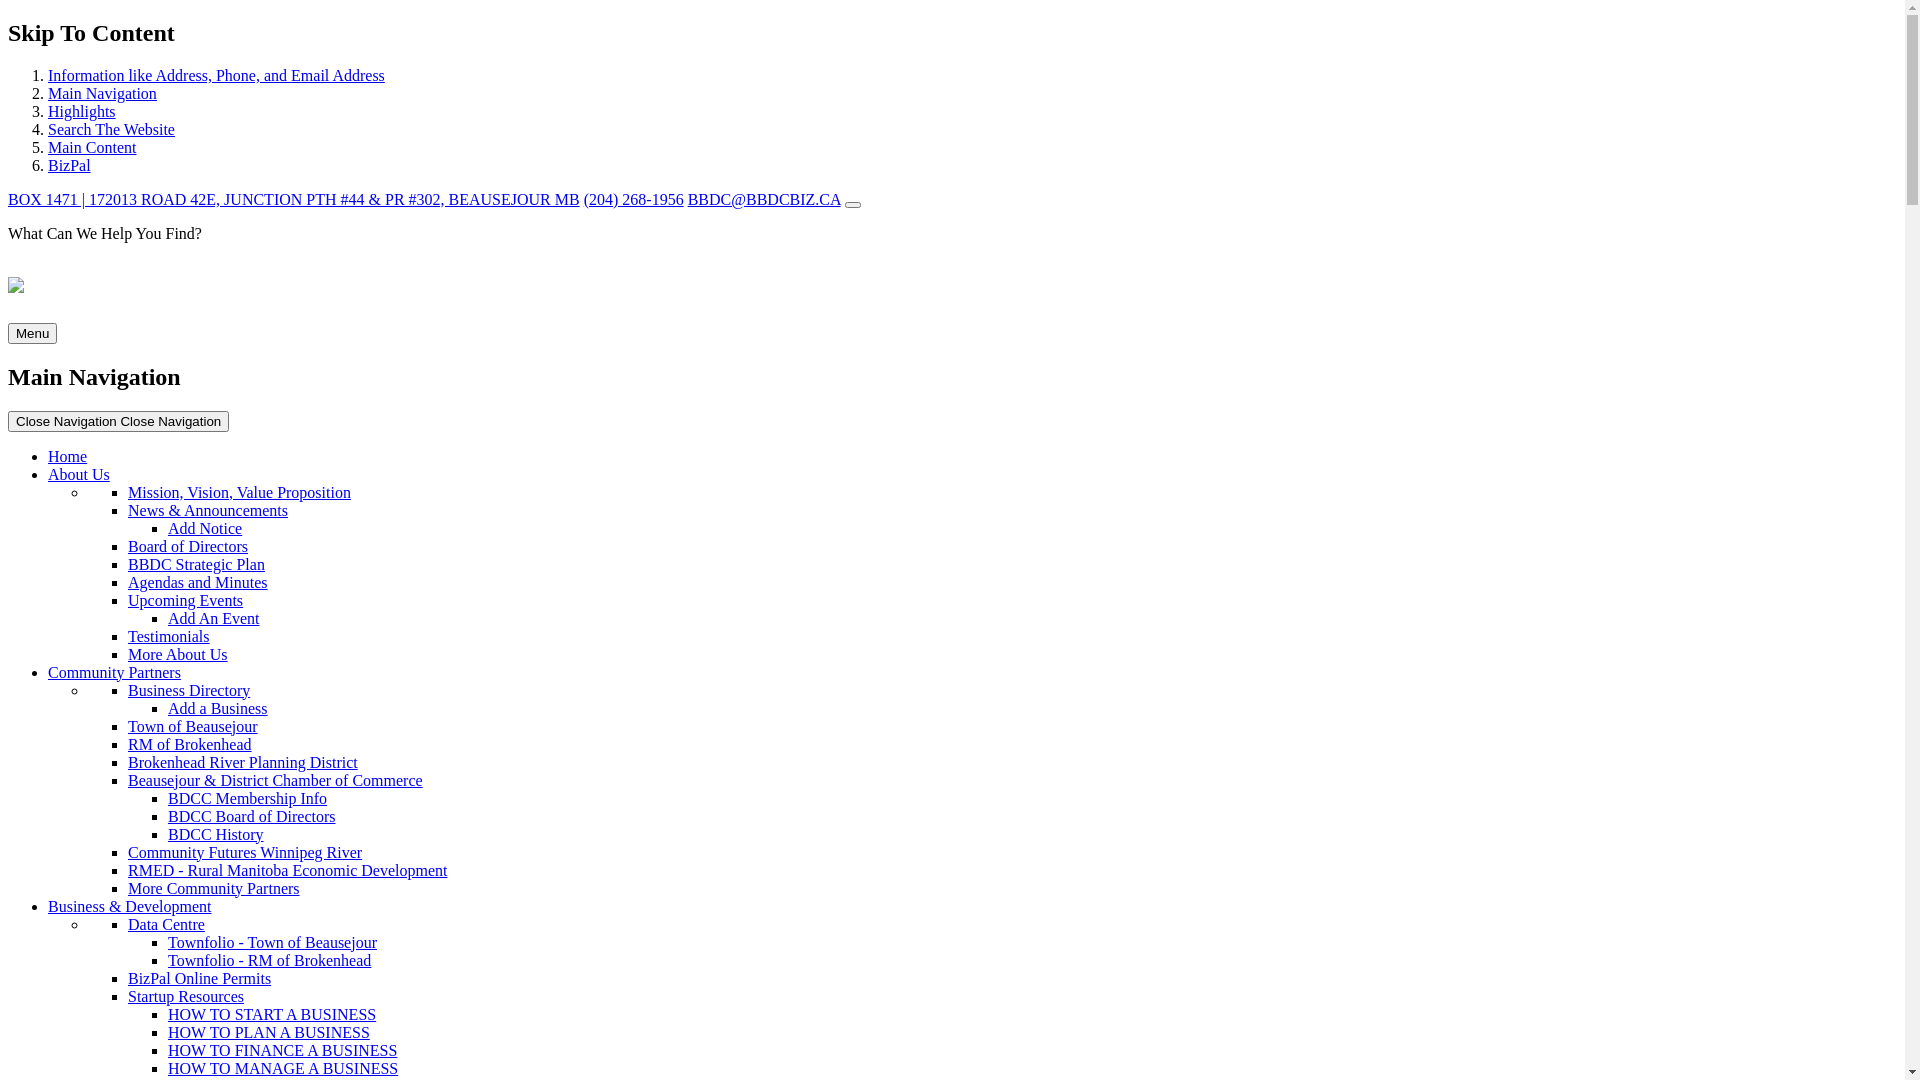  Describe the element at coordinates (853, 204) in the screenshot. I see `'Know the current weather in BEAUSEJOUR MB'` at that location.